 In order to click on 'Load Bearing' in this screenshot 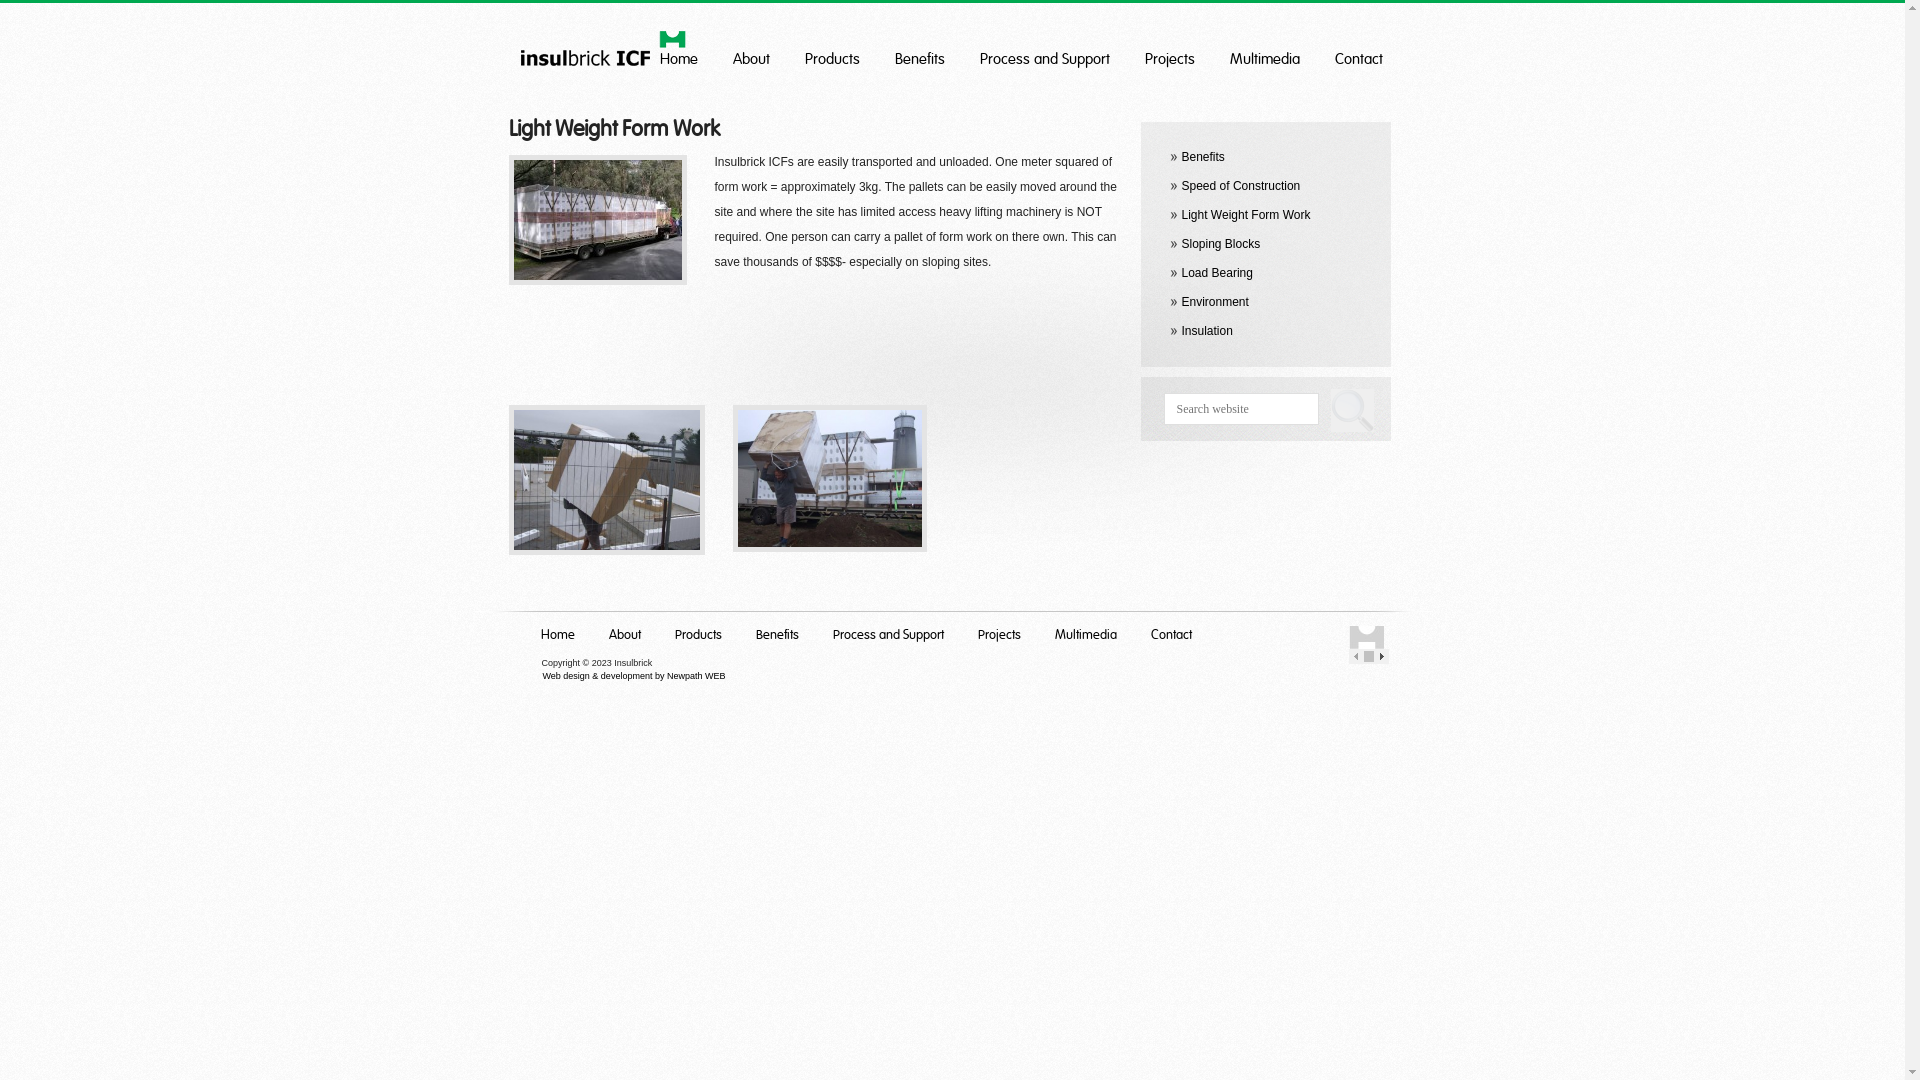, I will do `click(1216, 273)`.